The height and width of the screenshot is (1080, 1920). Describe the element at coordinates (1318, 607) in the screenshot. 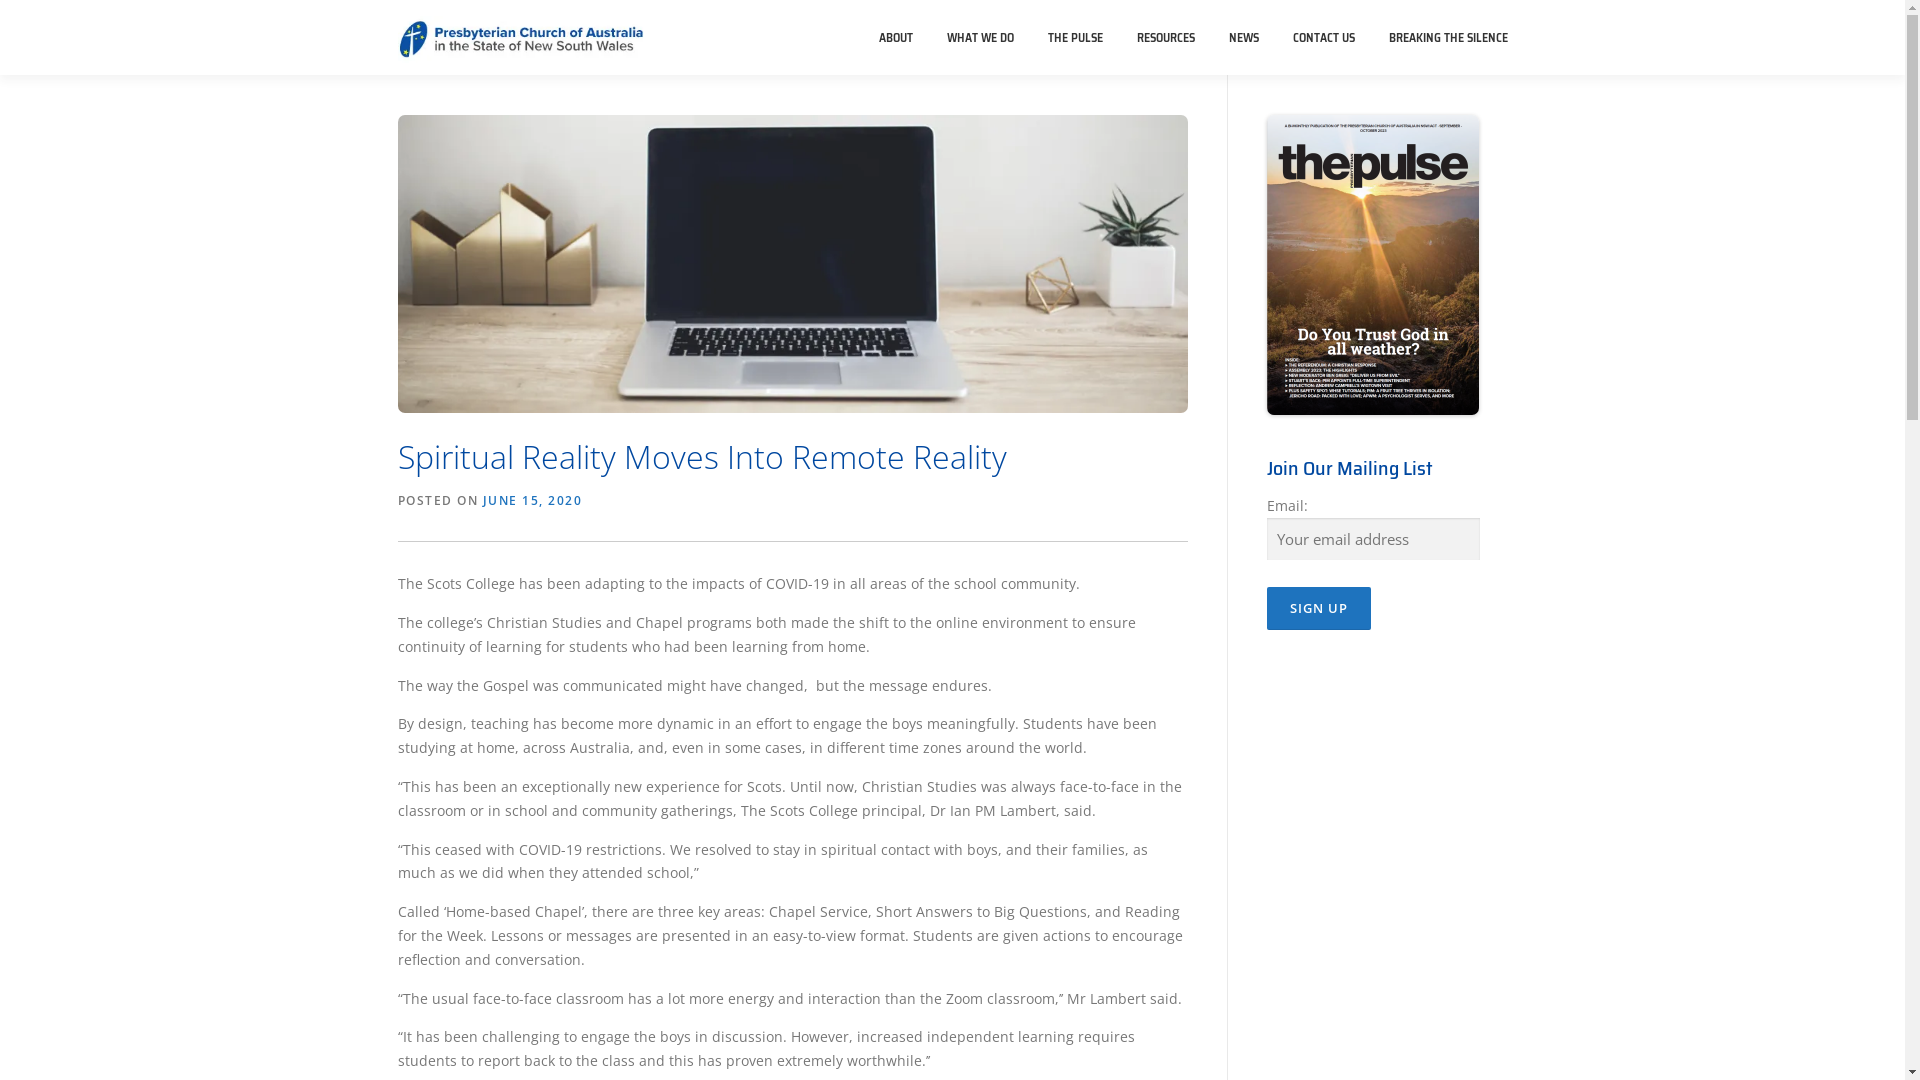

I see `'Sign up'` at that location.